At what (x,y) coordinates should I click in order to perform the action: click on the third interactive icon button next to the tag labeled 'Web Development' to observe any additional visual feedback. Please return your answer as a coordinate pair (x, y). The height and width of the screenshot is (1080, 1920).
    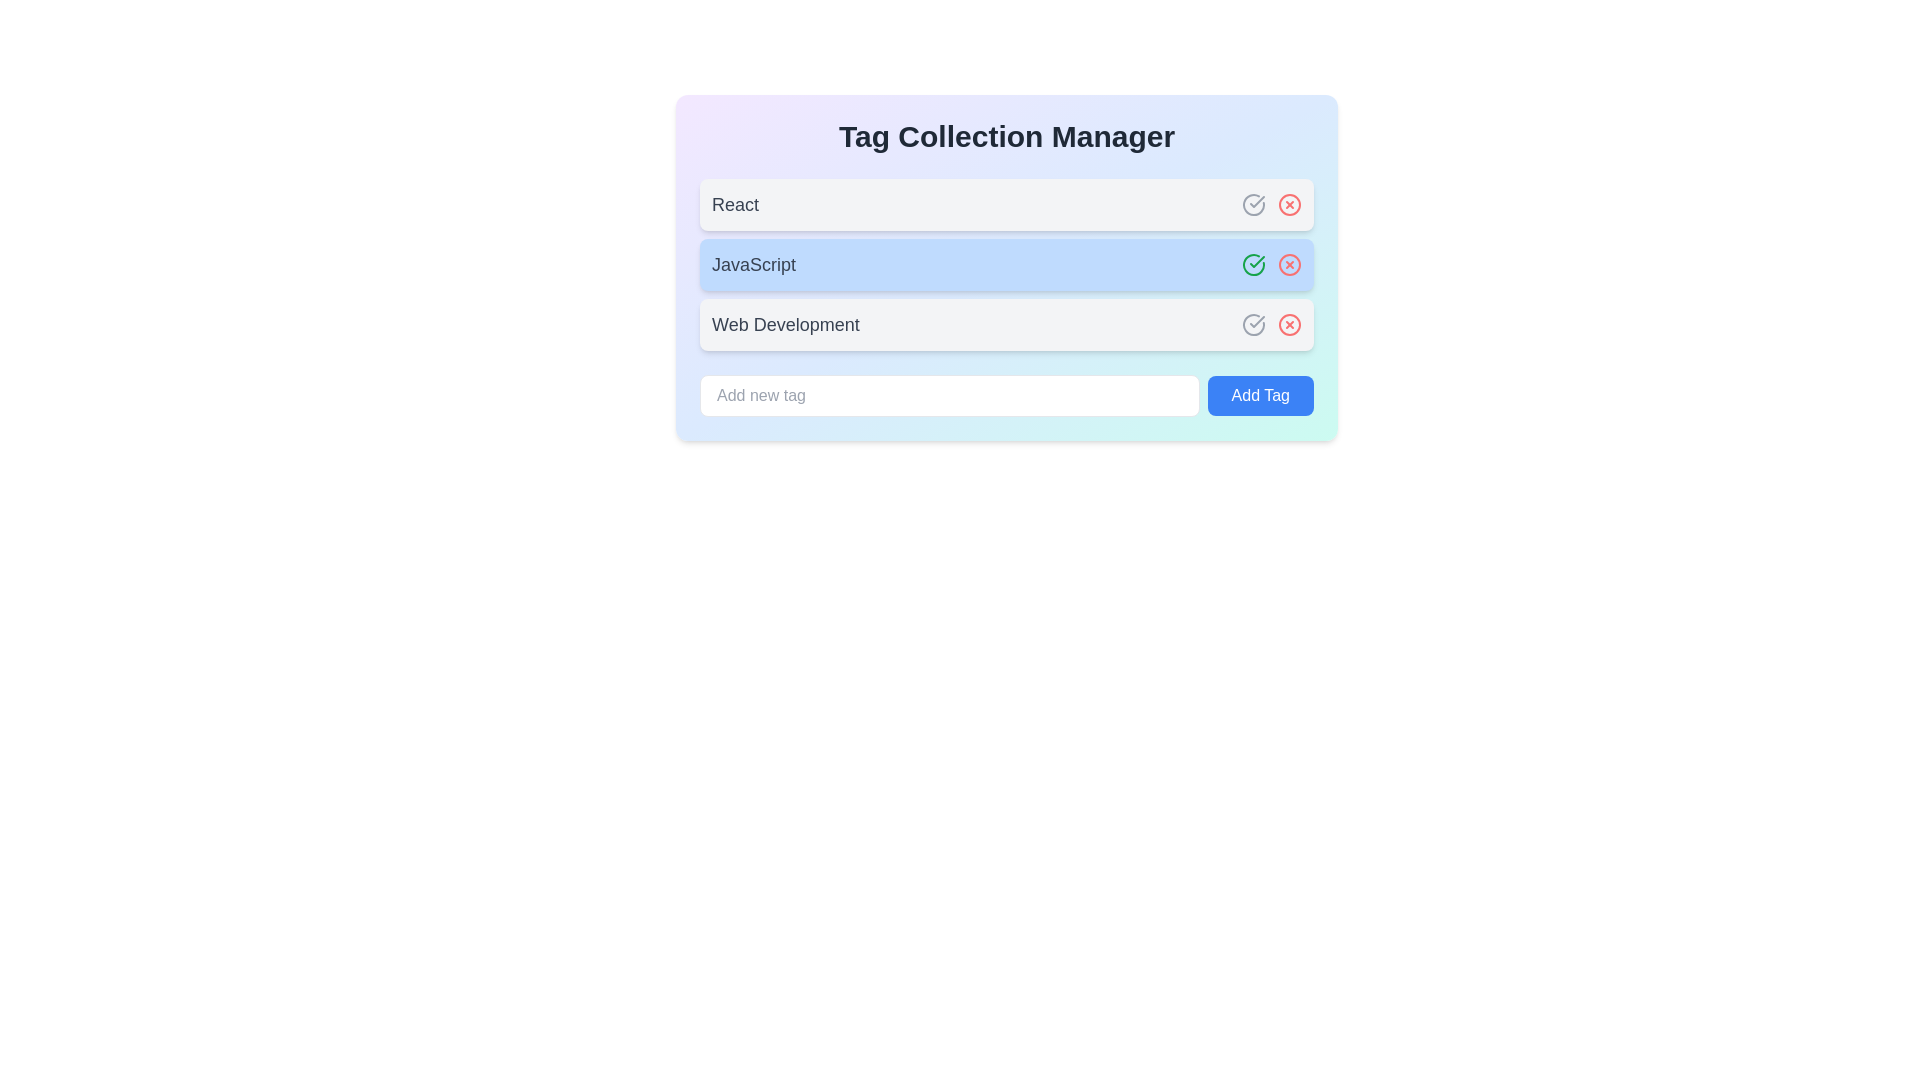
    Looking at the image, I should click on (1290, 323).